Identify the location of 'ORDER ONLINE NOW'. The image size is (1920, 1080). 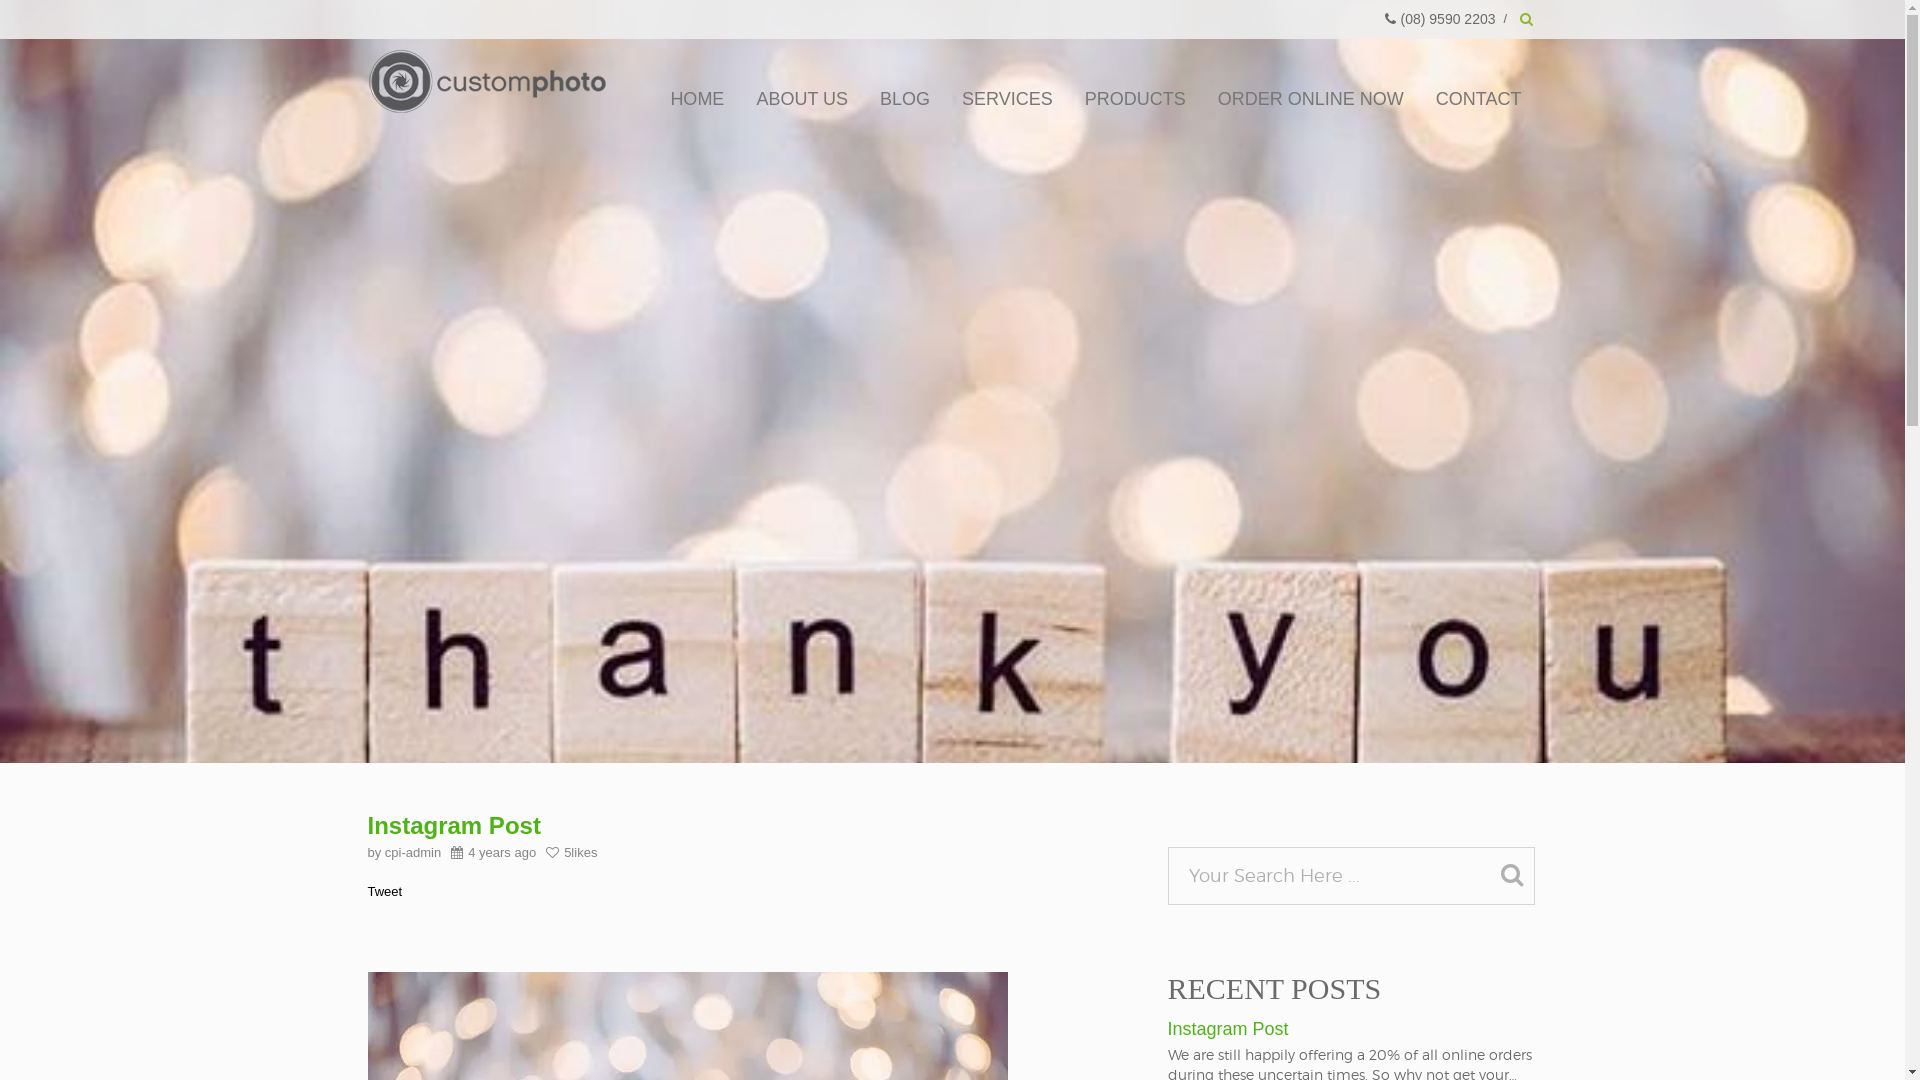
(1310, 99).